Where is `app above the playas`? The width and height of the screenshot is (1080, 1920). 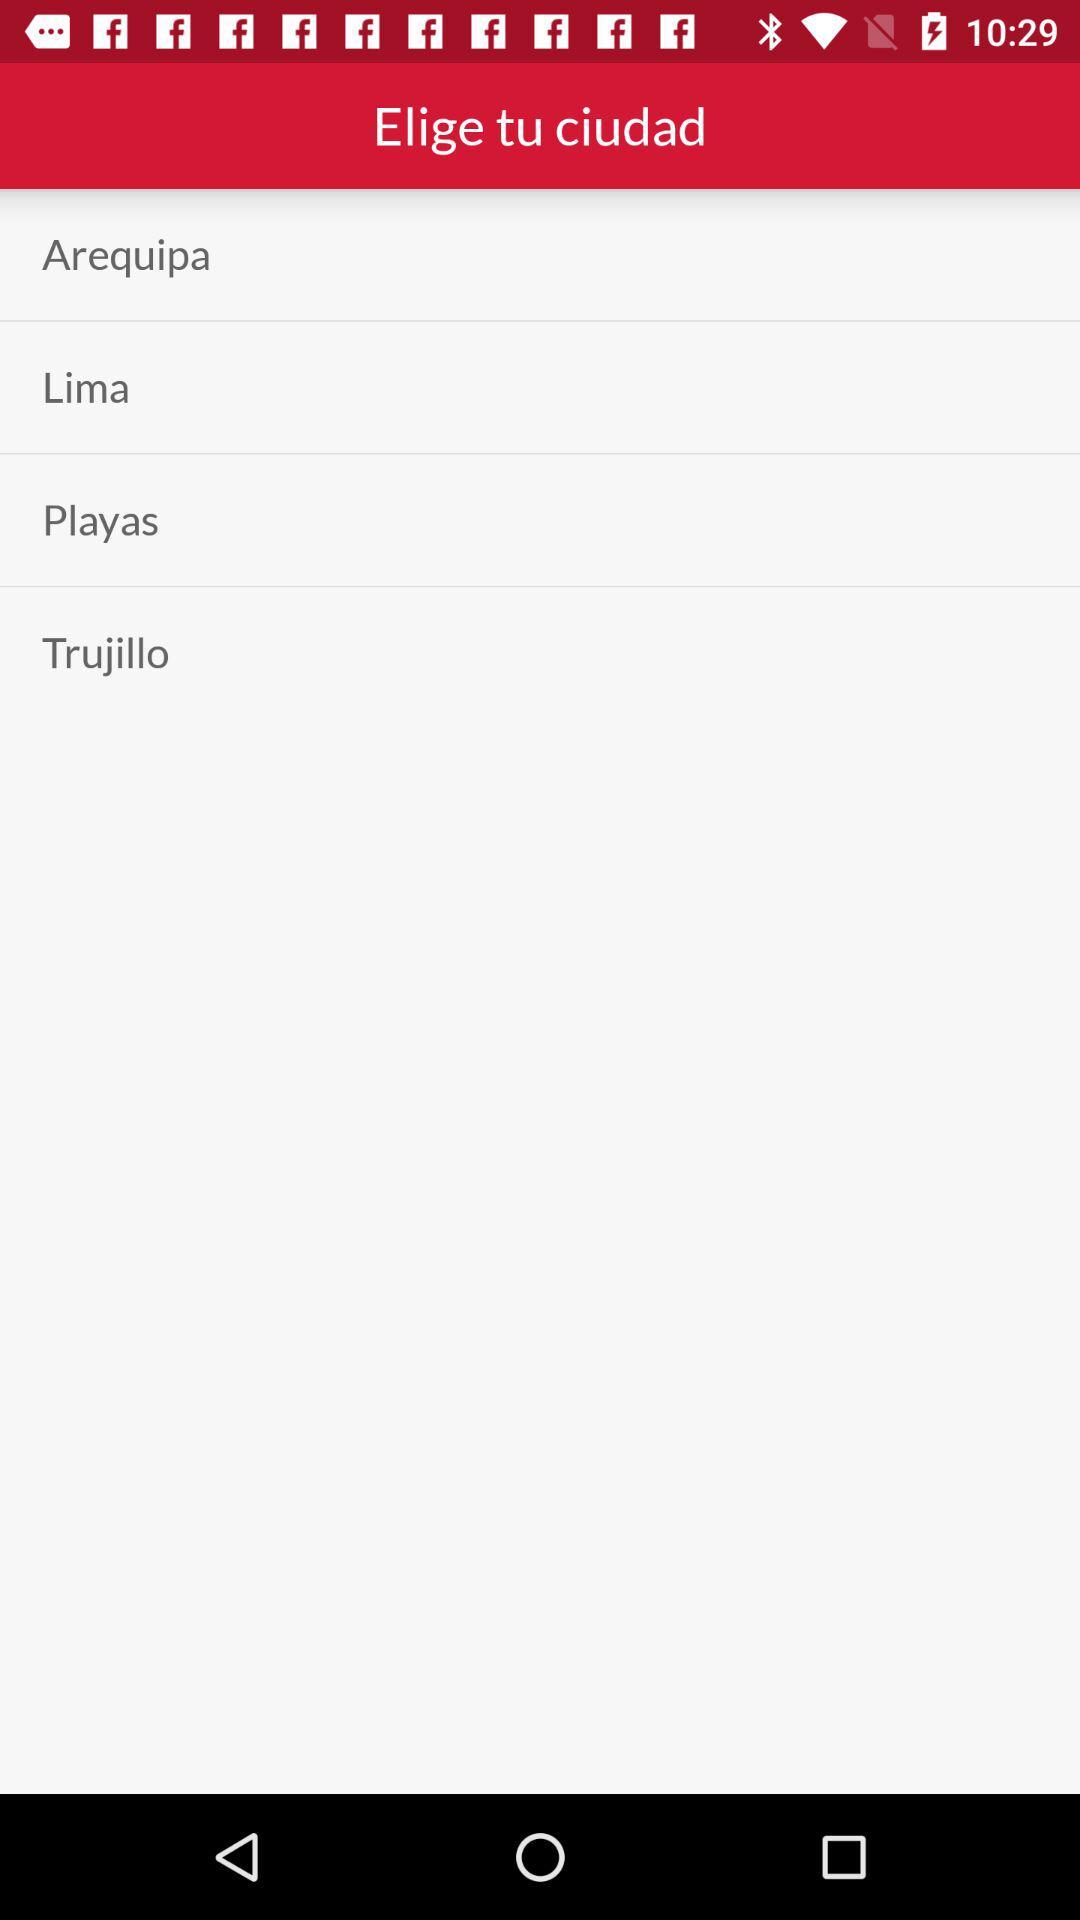
app above the playas is located at coordinates (84, 387).